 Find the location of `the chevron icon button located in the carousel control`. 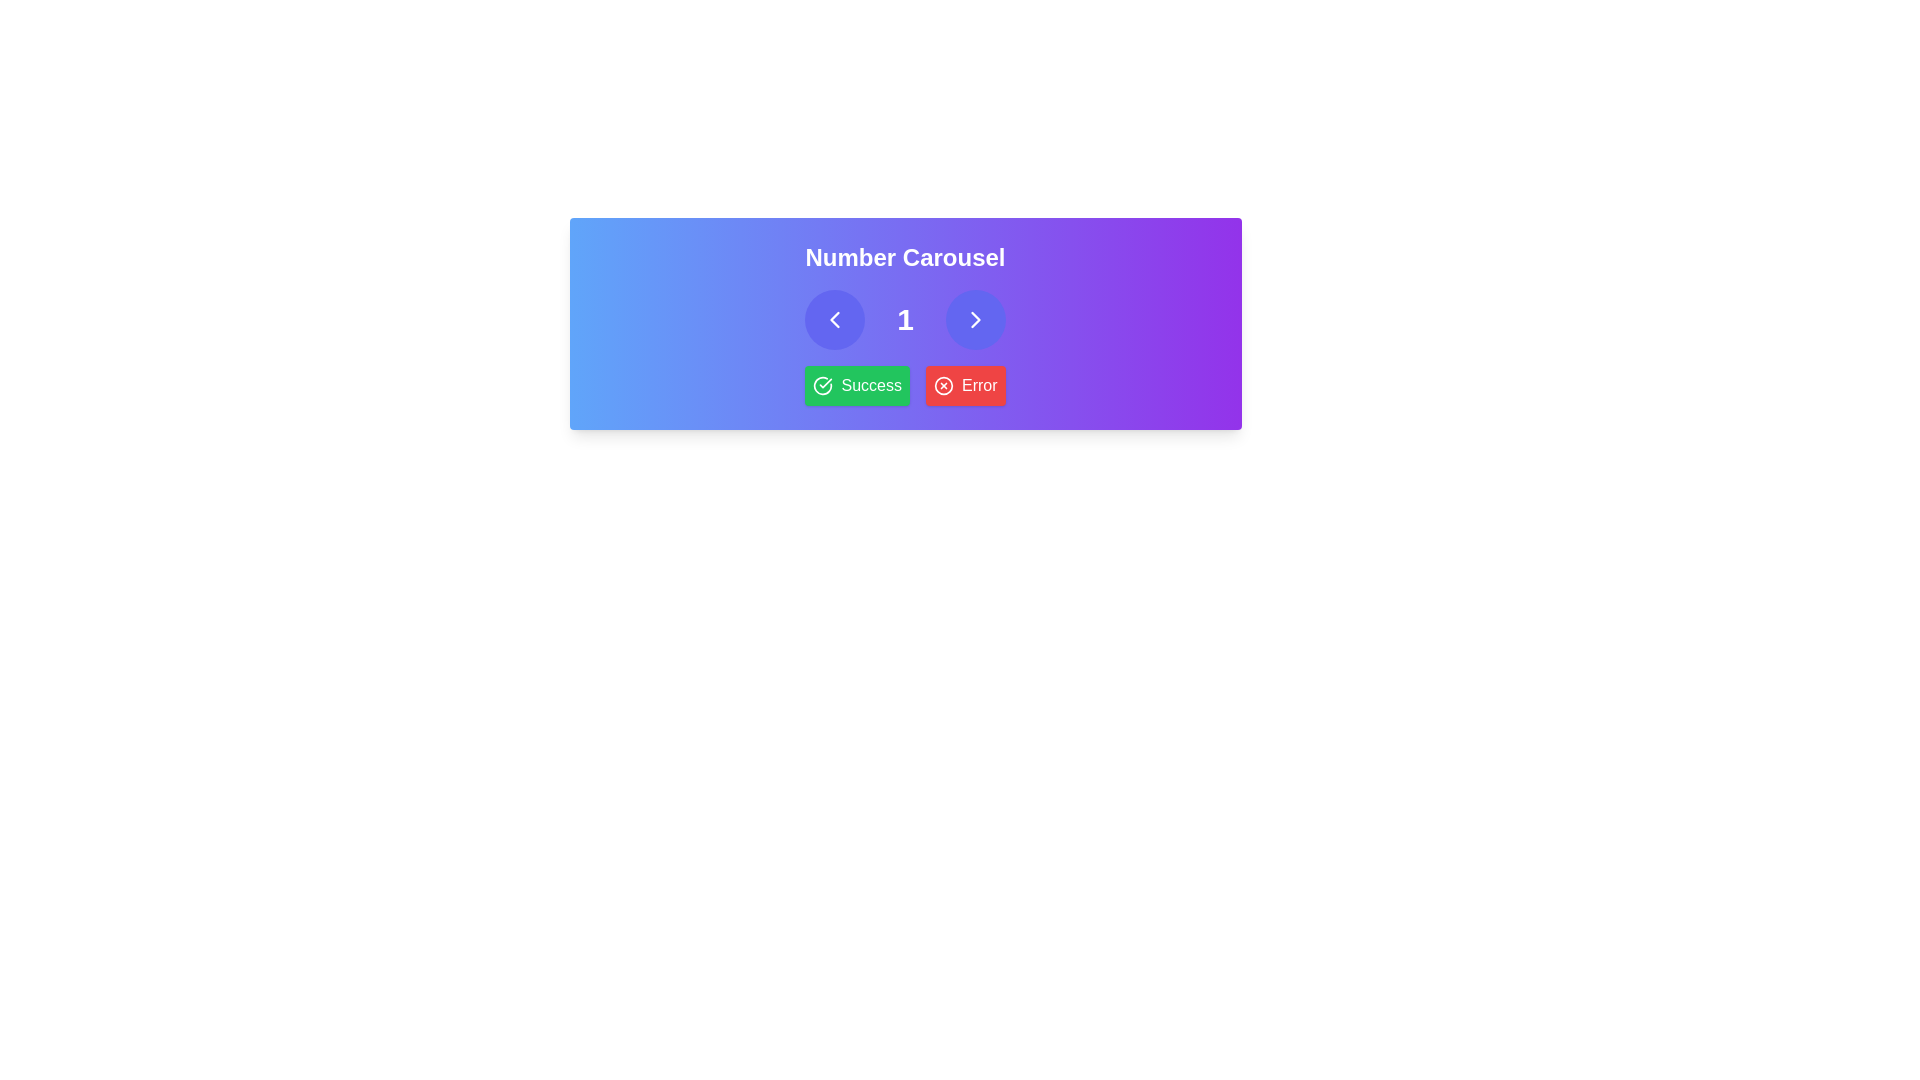

the chevron icon button located in the carousel control is located at coordinates (835, 319).